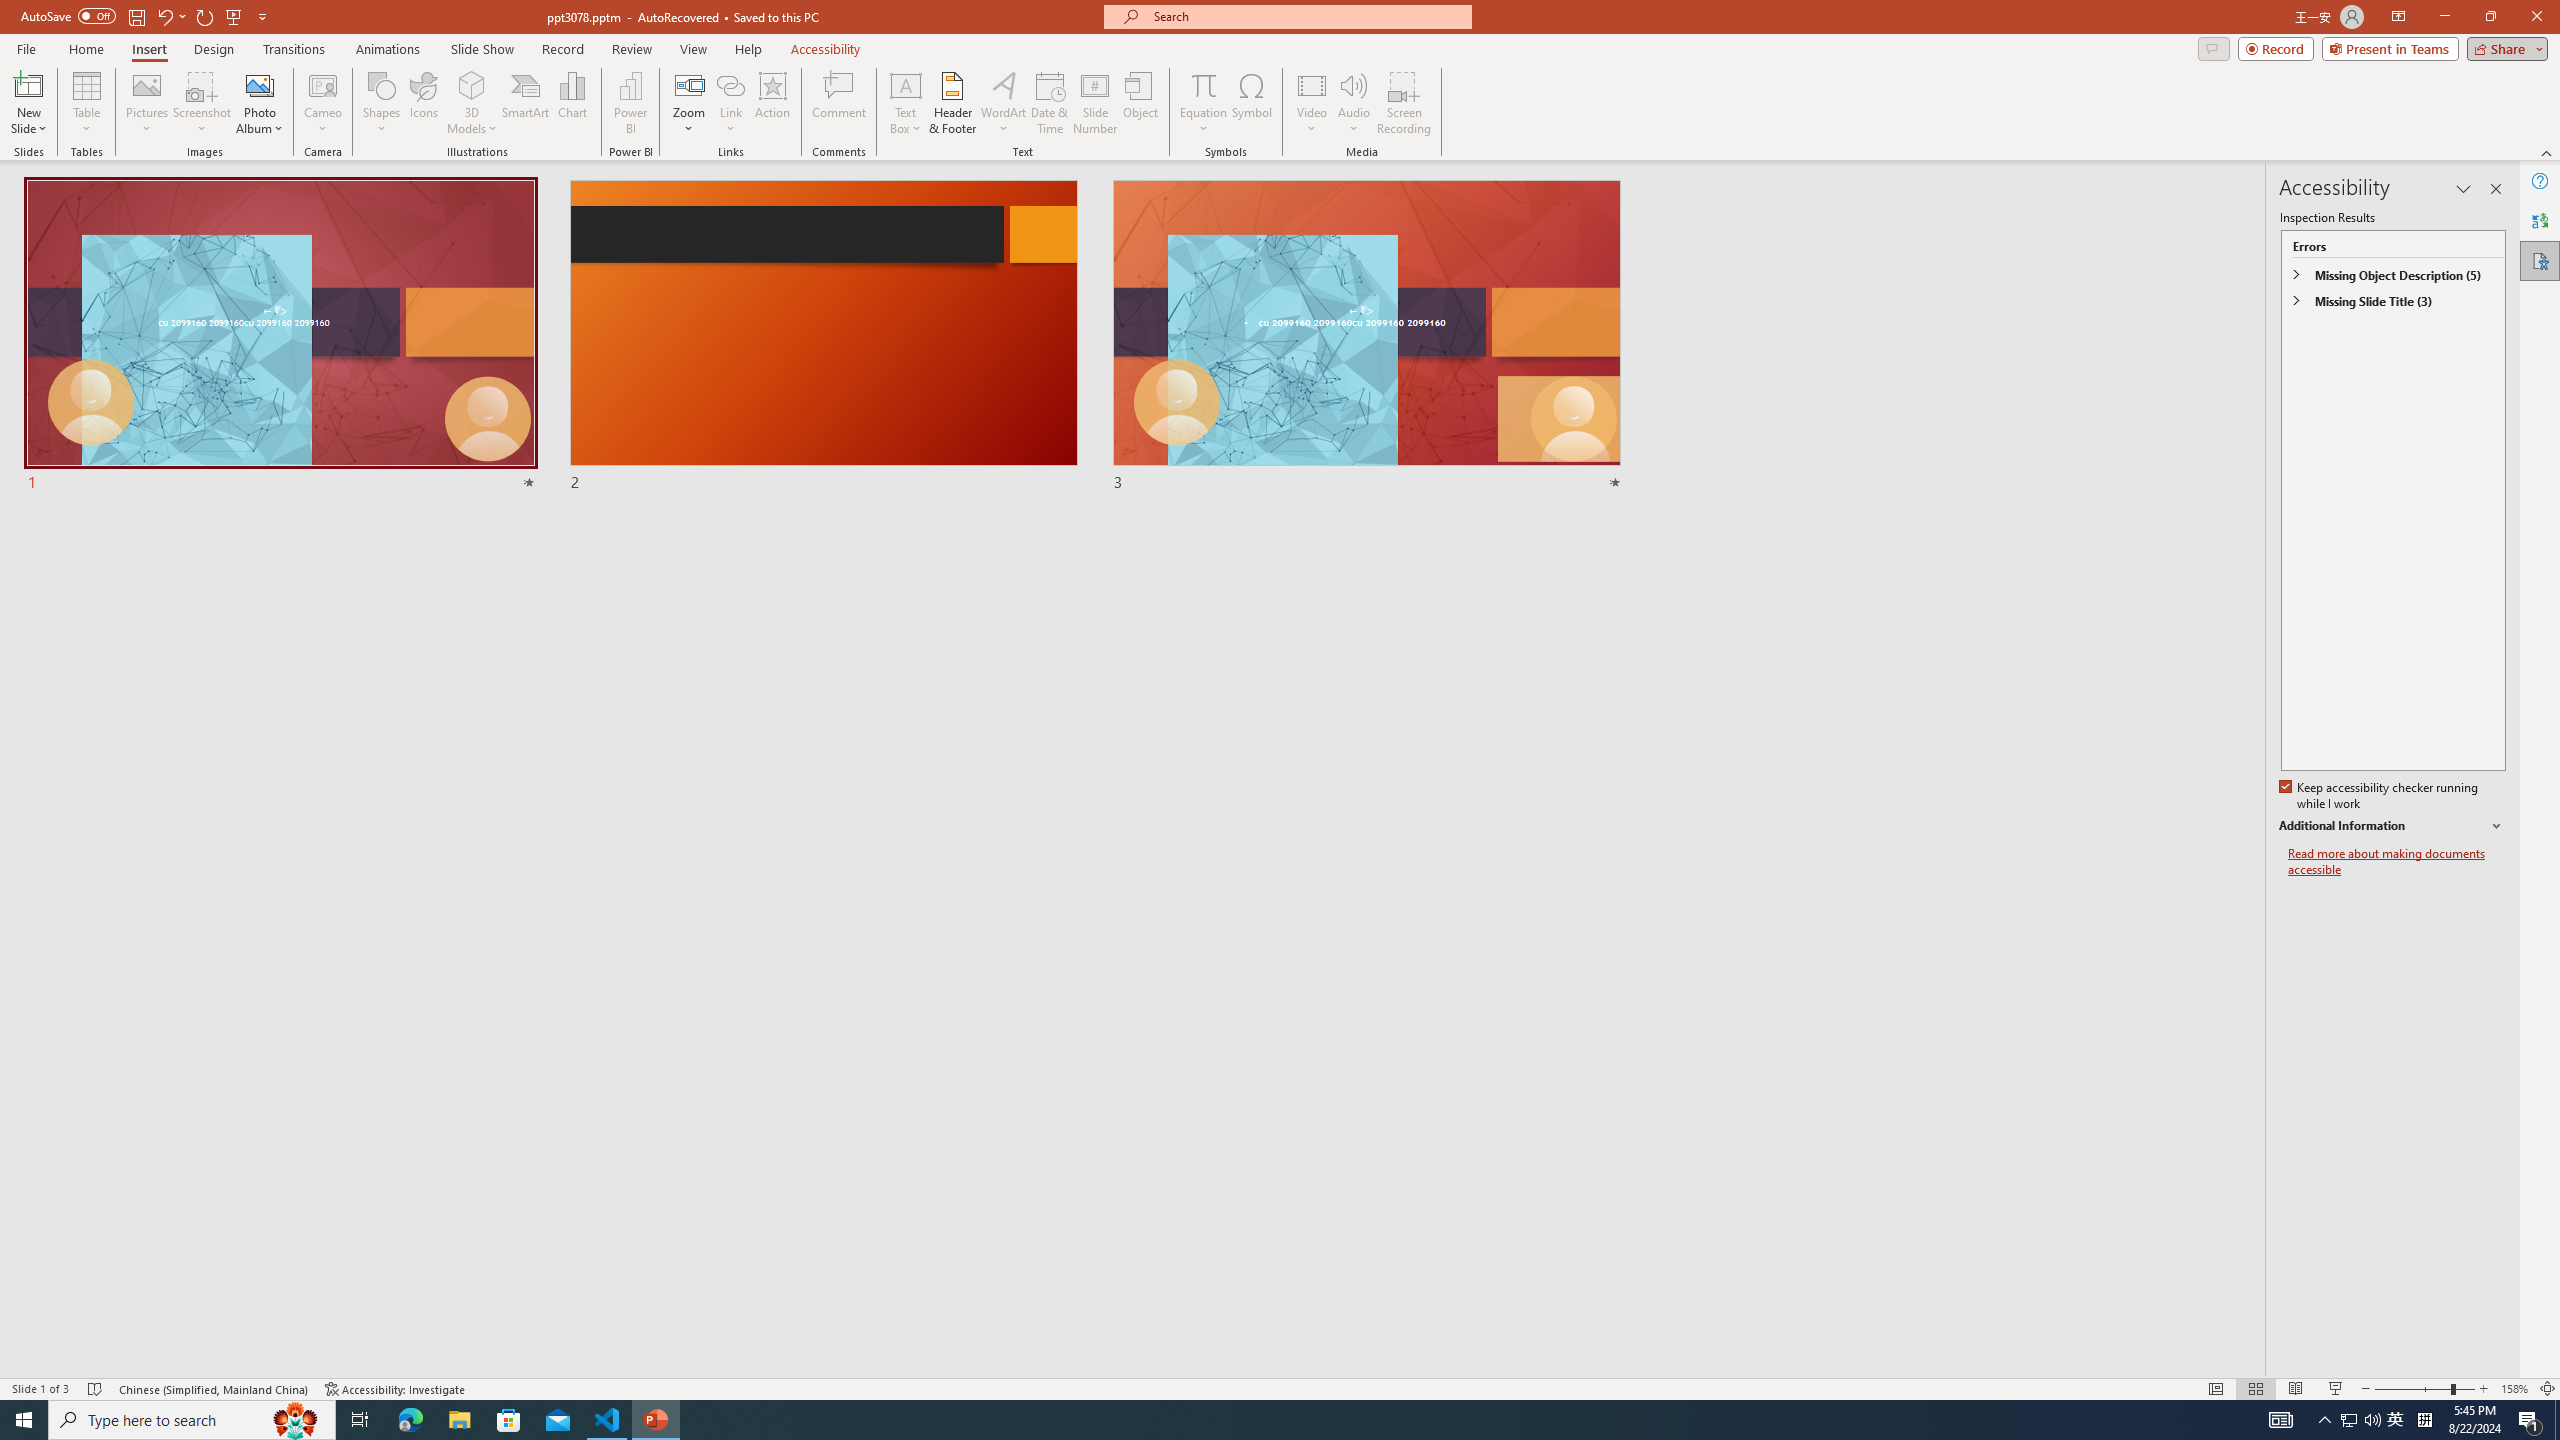 This screenshot has width=2560, height=1440. I want to click on 'Screenshot', so click(201, 103).